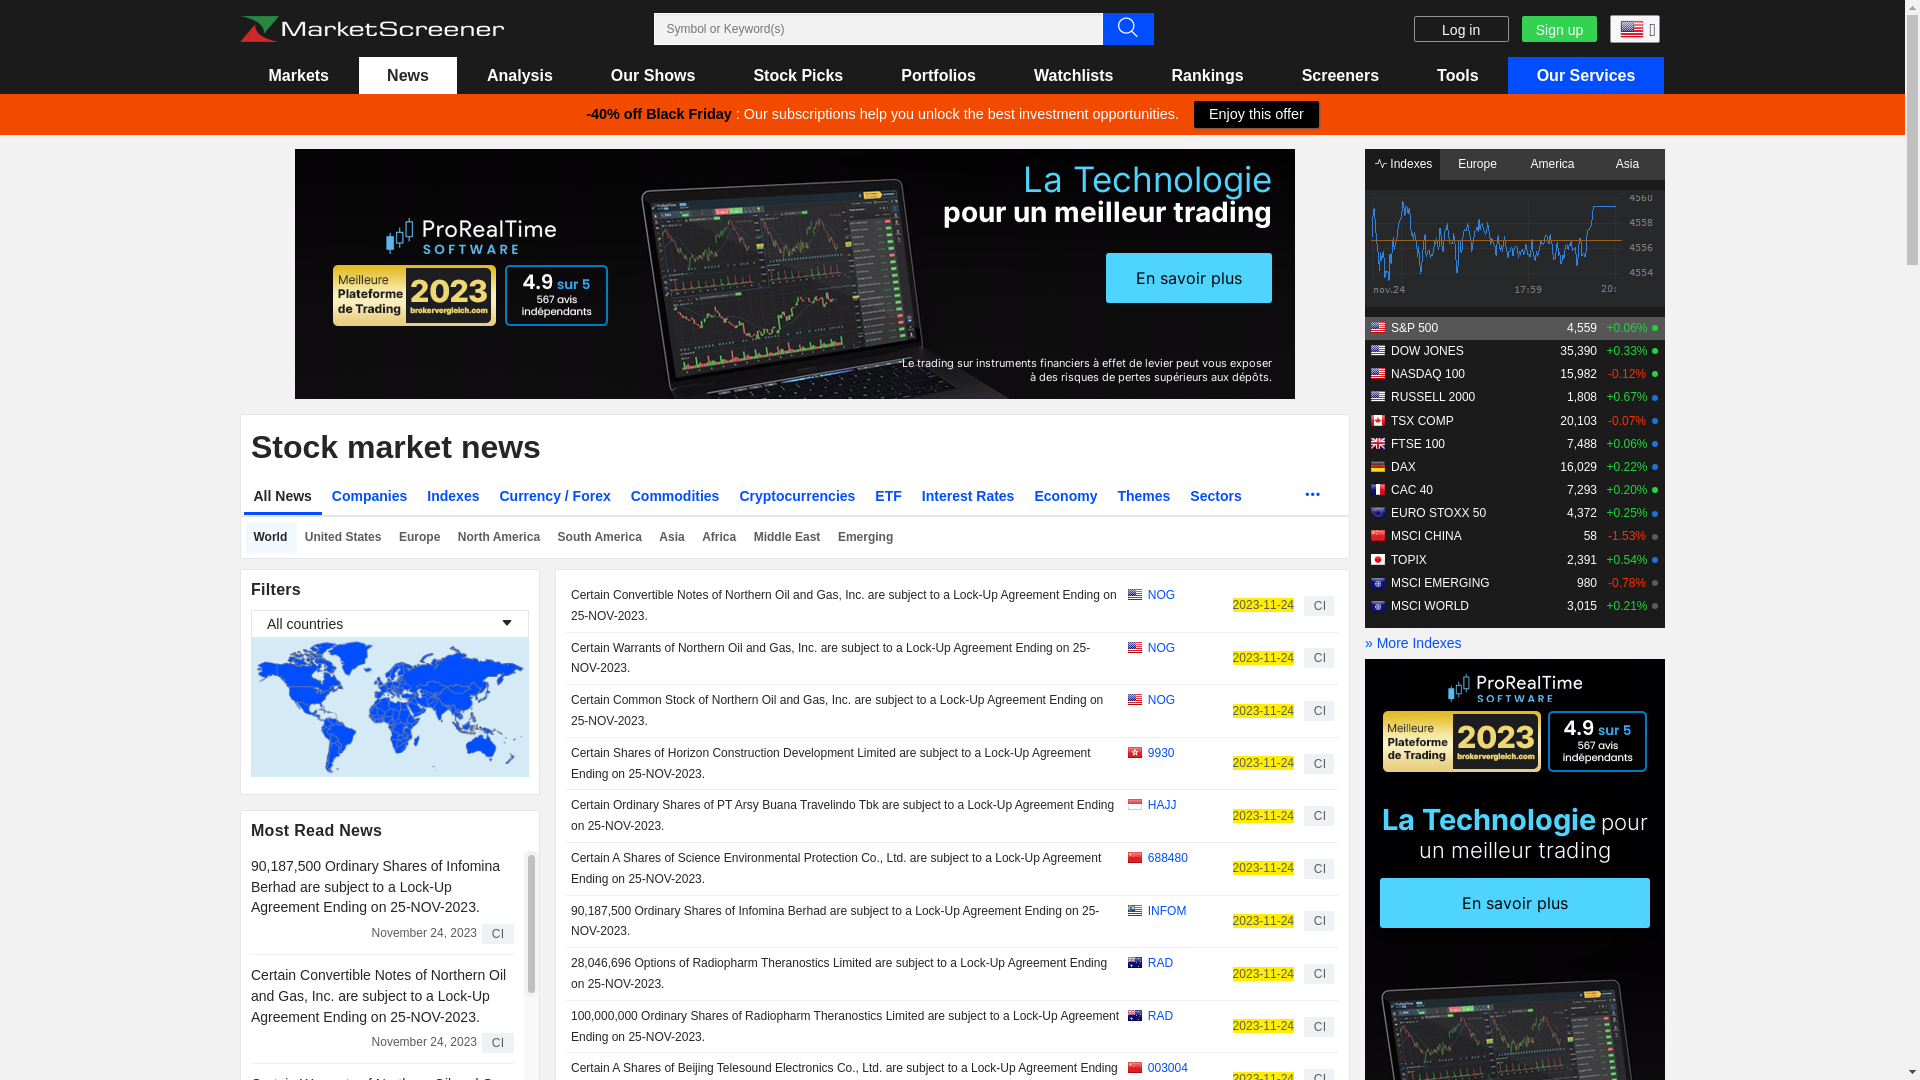  Describe the element at coordinates (1416, 442) in the screenshot. I see `'FTSE 100'` at that location.